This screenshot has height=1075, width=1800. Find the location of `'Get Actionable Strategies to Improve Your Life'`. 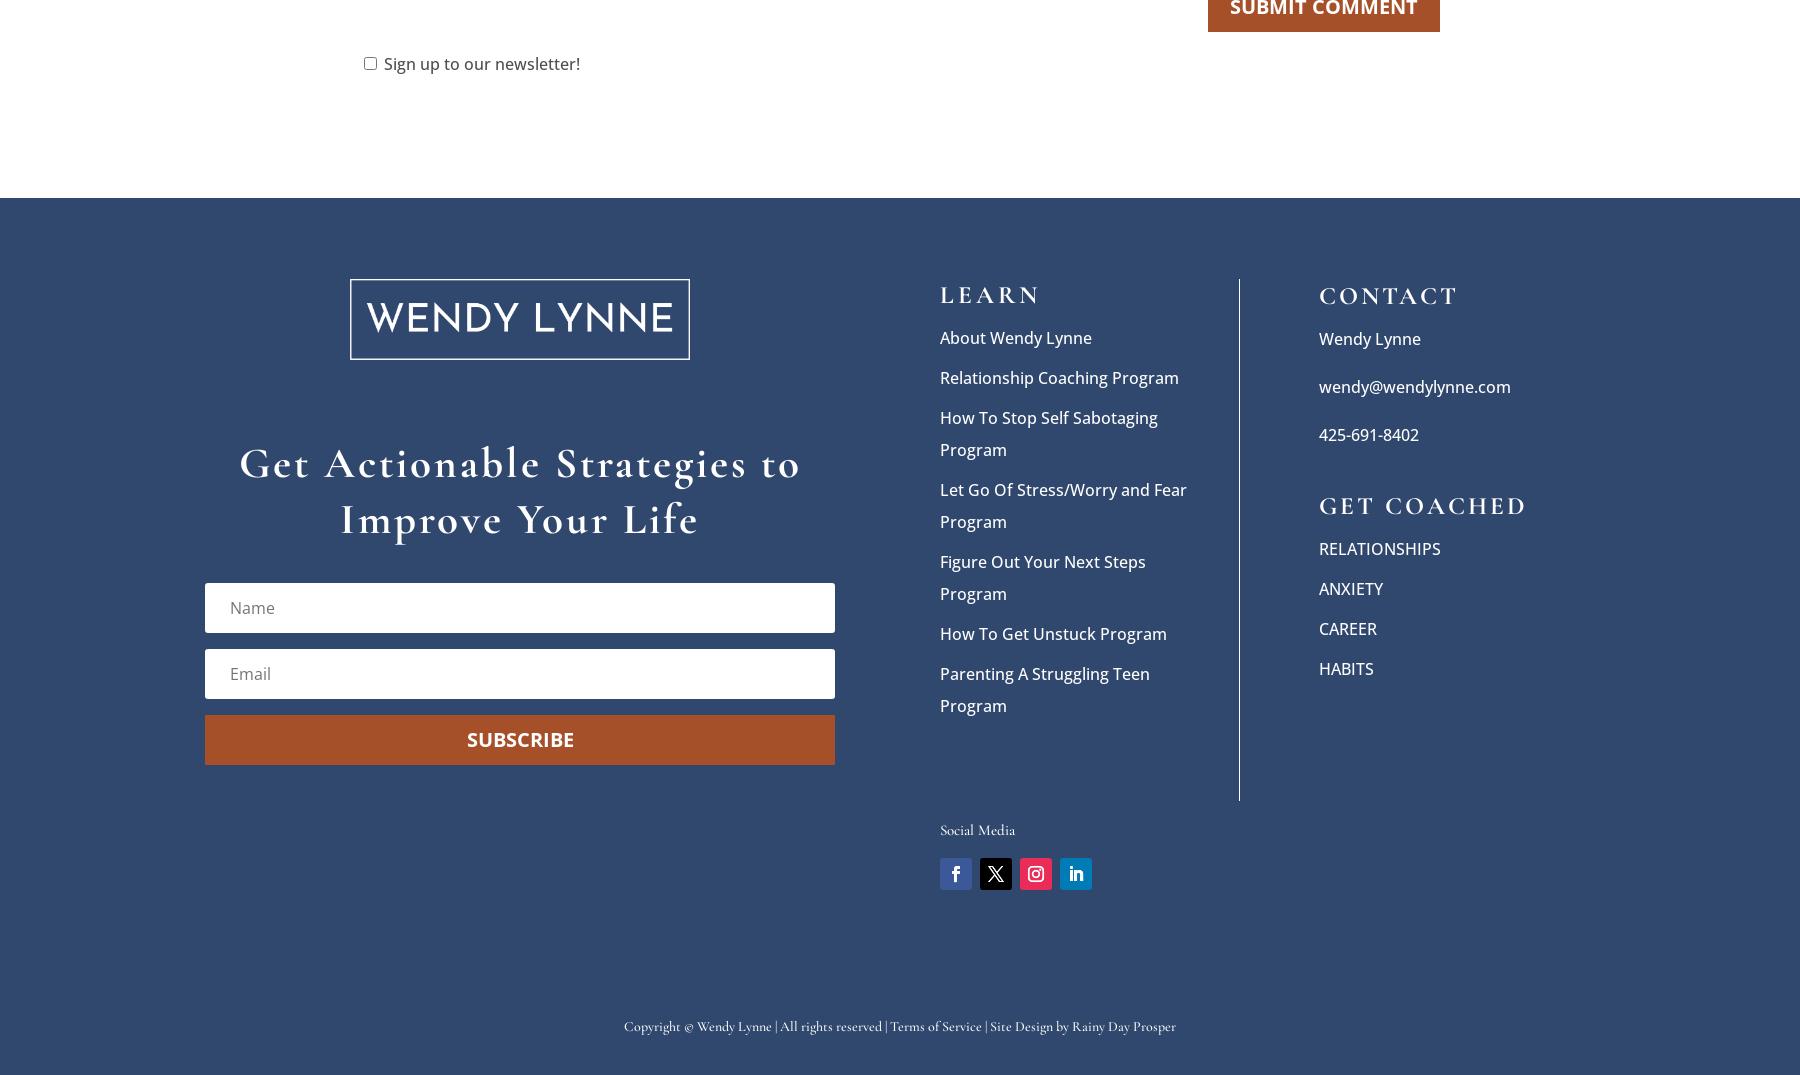

'Get Actionable Strategies to Improve Your Life' is located at coordinates (518, 489).